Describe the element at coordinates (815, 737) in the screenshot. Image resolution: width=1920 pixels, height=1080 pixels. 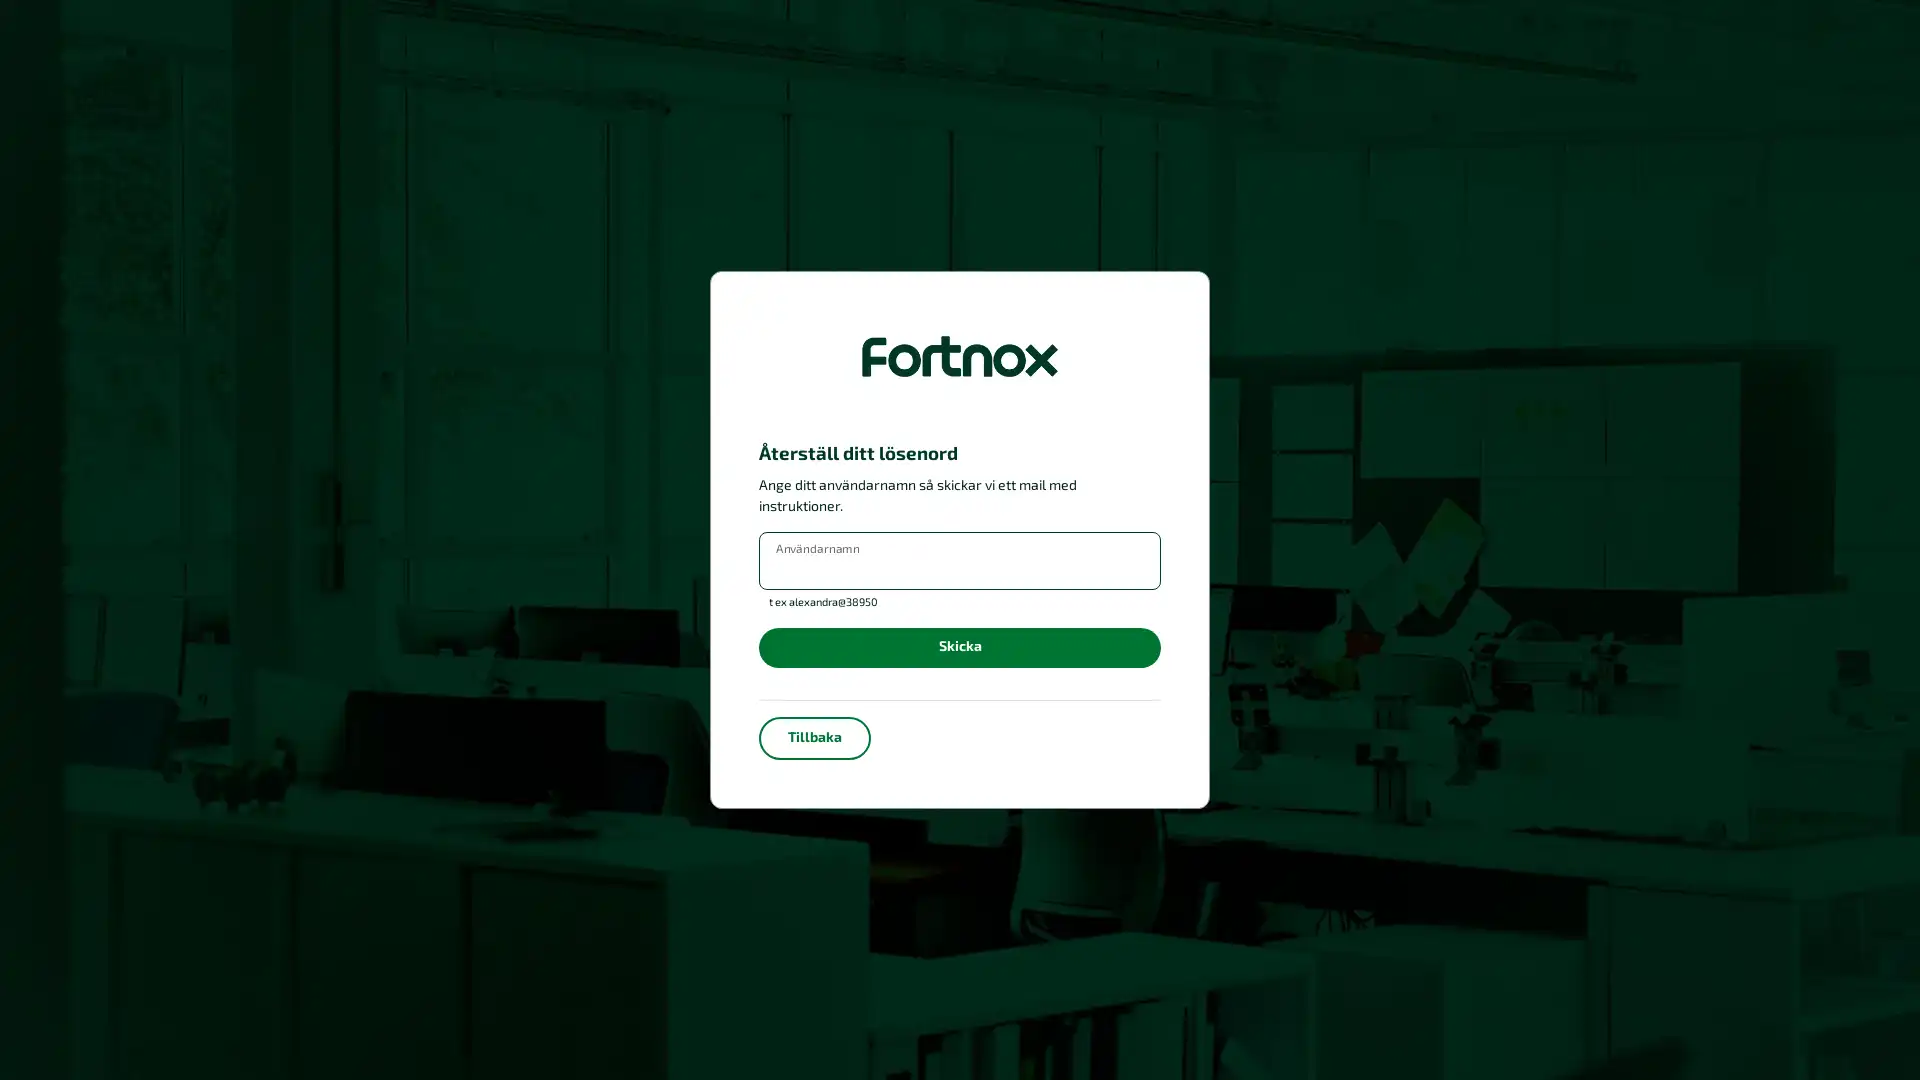
I see `Tillbaka` at that location.